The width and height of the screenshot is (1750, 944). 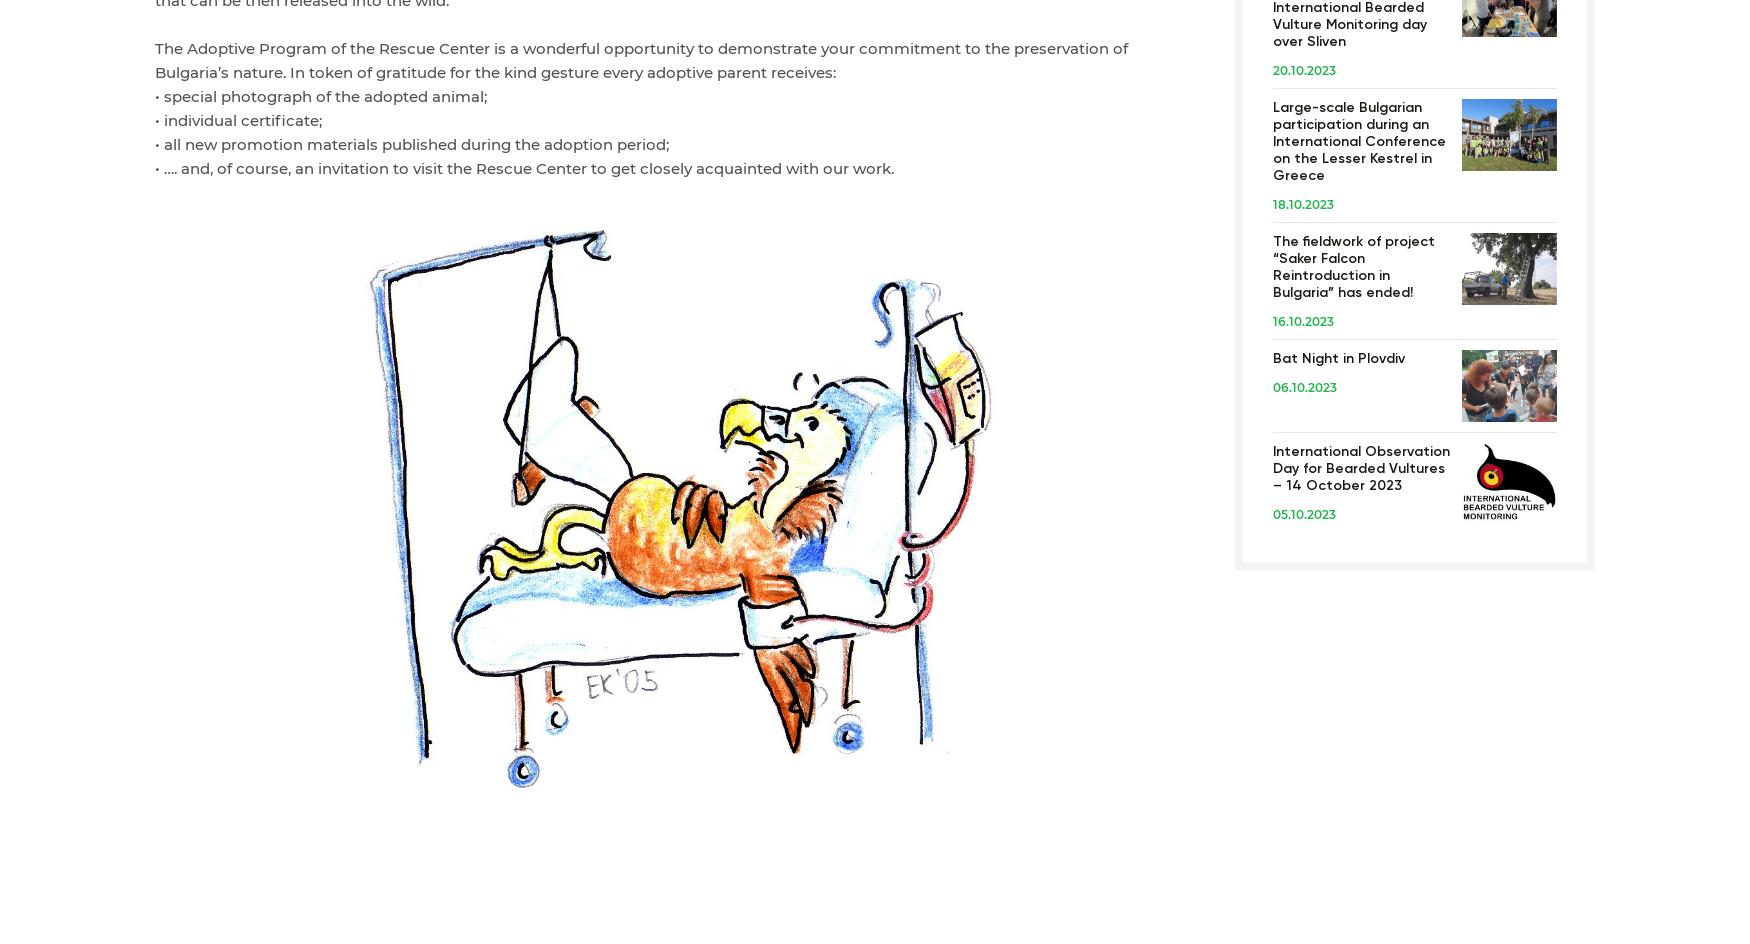 I want to click on '18.10.2023', so click(x=1302, y=203).